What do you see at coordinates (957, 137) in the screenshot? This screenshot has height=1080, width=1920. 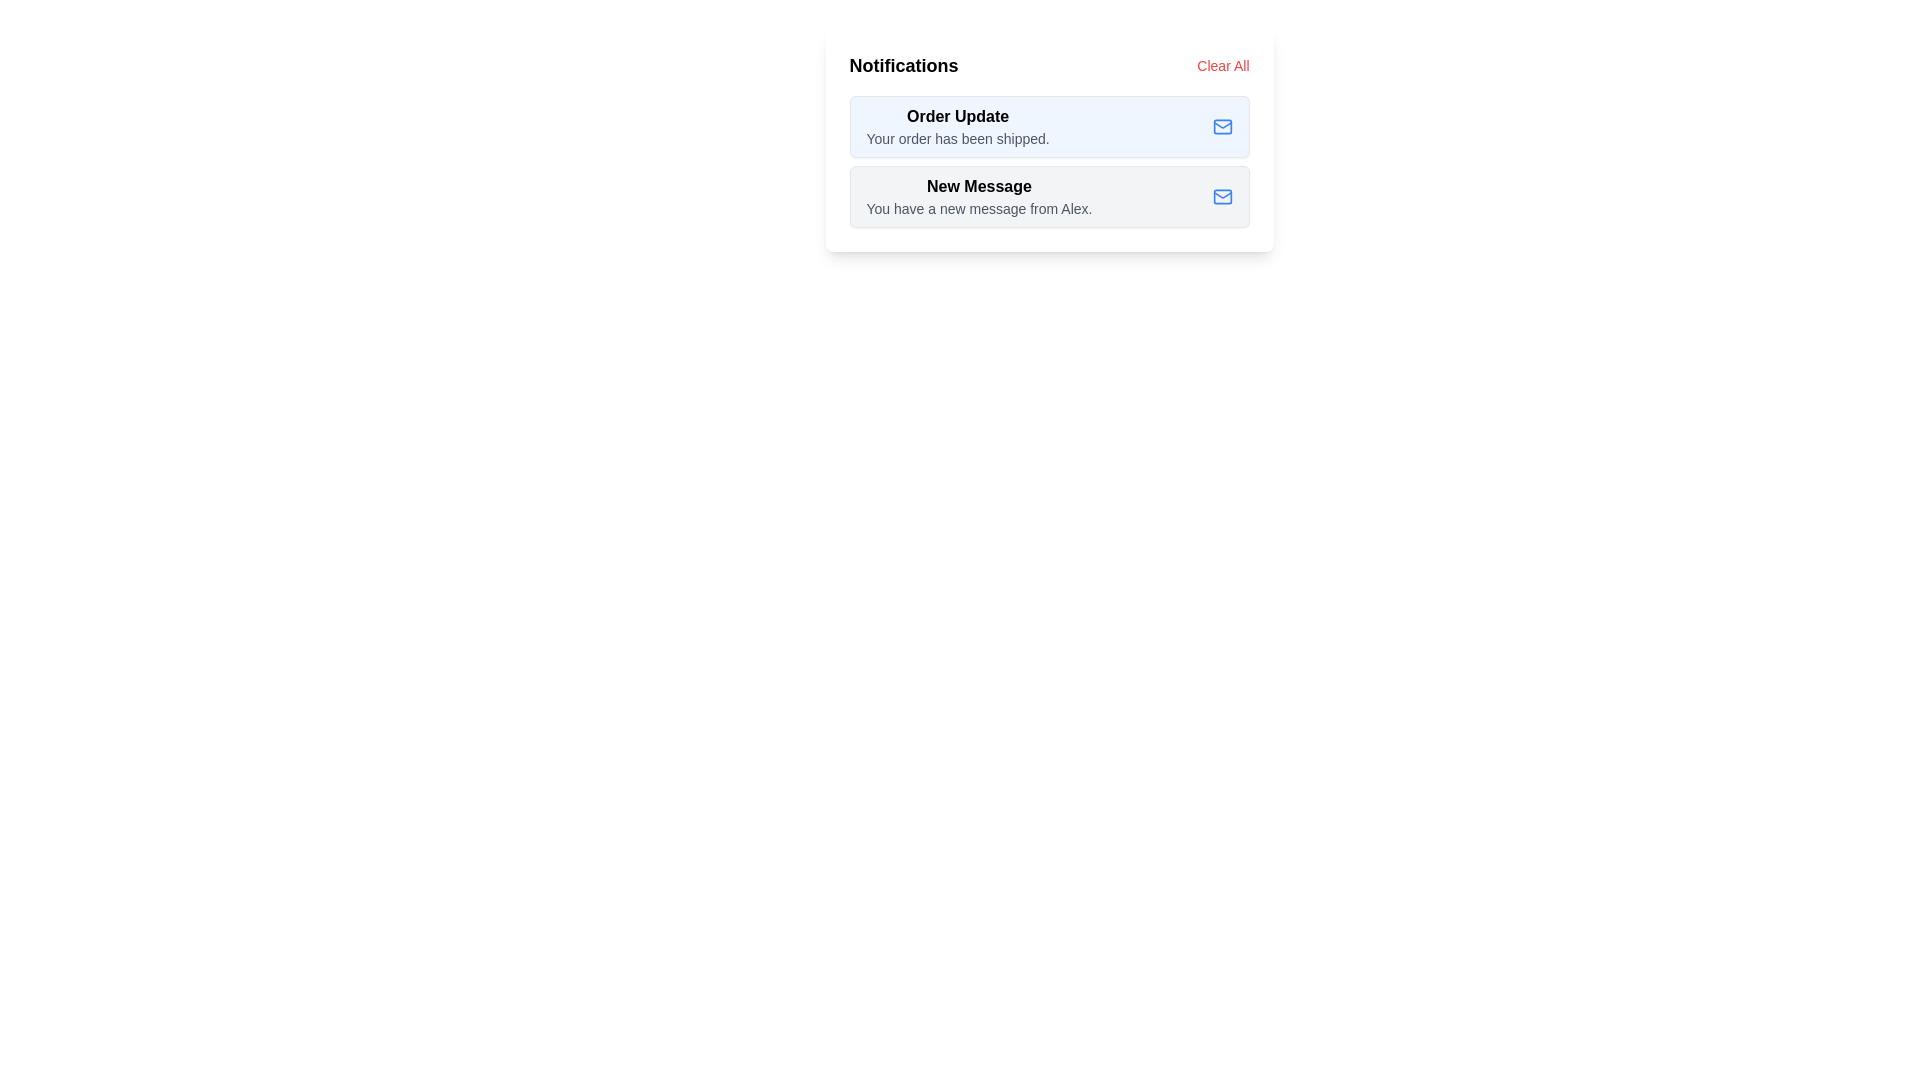 I see `text label stating 'Your order has been shipped.' located beneath the 'Order Update' title within the light-blue notification card` at bounding box center [957, 137].